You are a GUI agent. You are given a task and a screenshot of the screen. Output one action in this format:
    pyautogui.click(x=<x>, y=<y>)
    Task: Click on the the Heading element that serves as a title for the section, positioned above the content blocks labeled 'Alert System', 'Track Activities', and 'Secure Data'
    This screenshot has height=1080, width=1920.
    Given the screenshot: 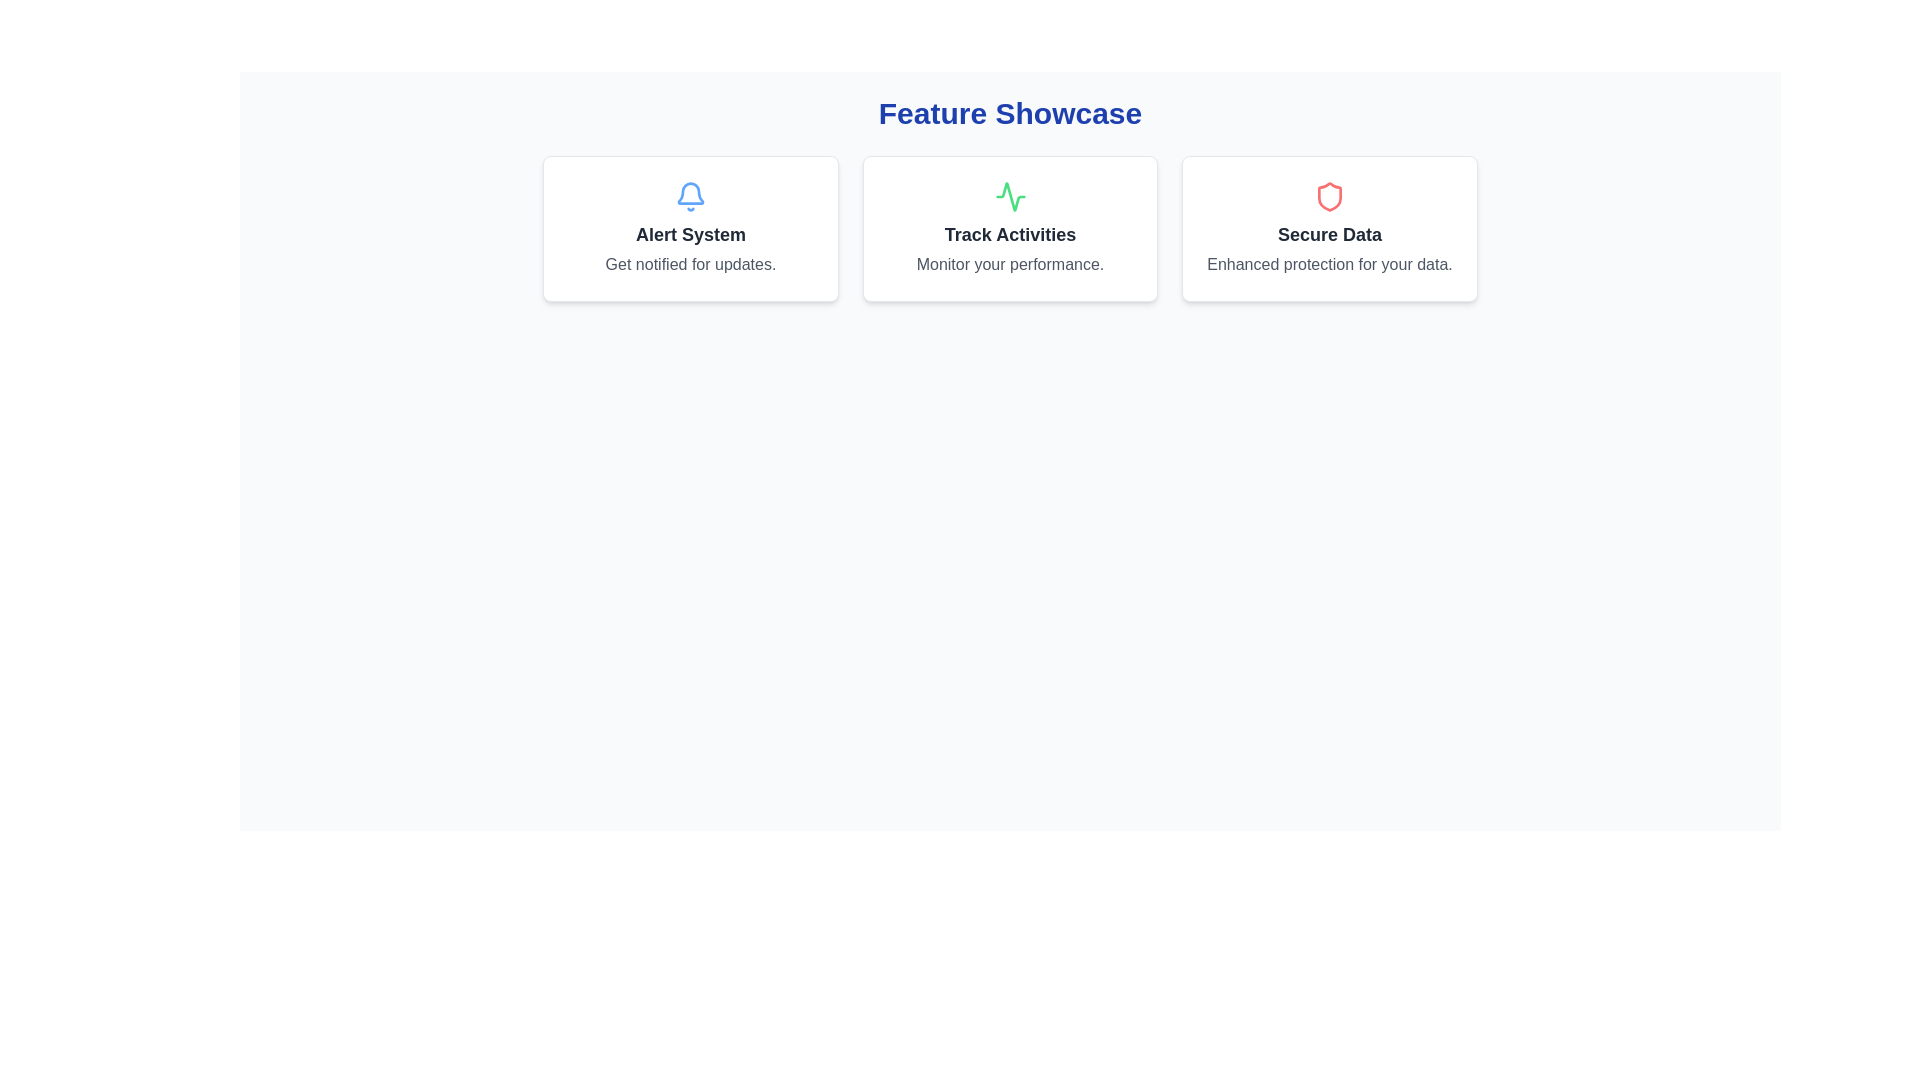 What is the action you would take?
    pyautogui.click(x=1010, y=114)
    